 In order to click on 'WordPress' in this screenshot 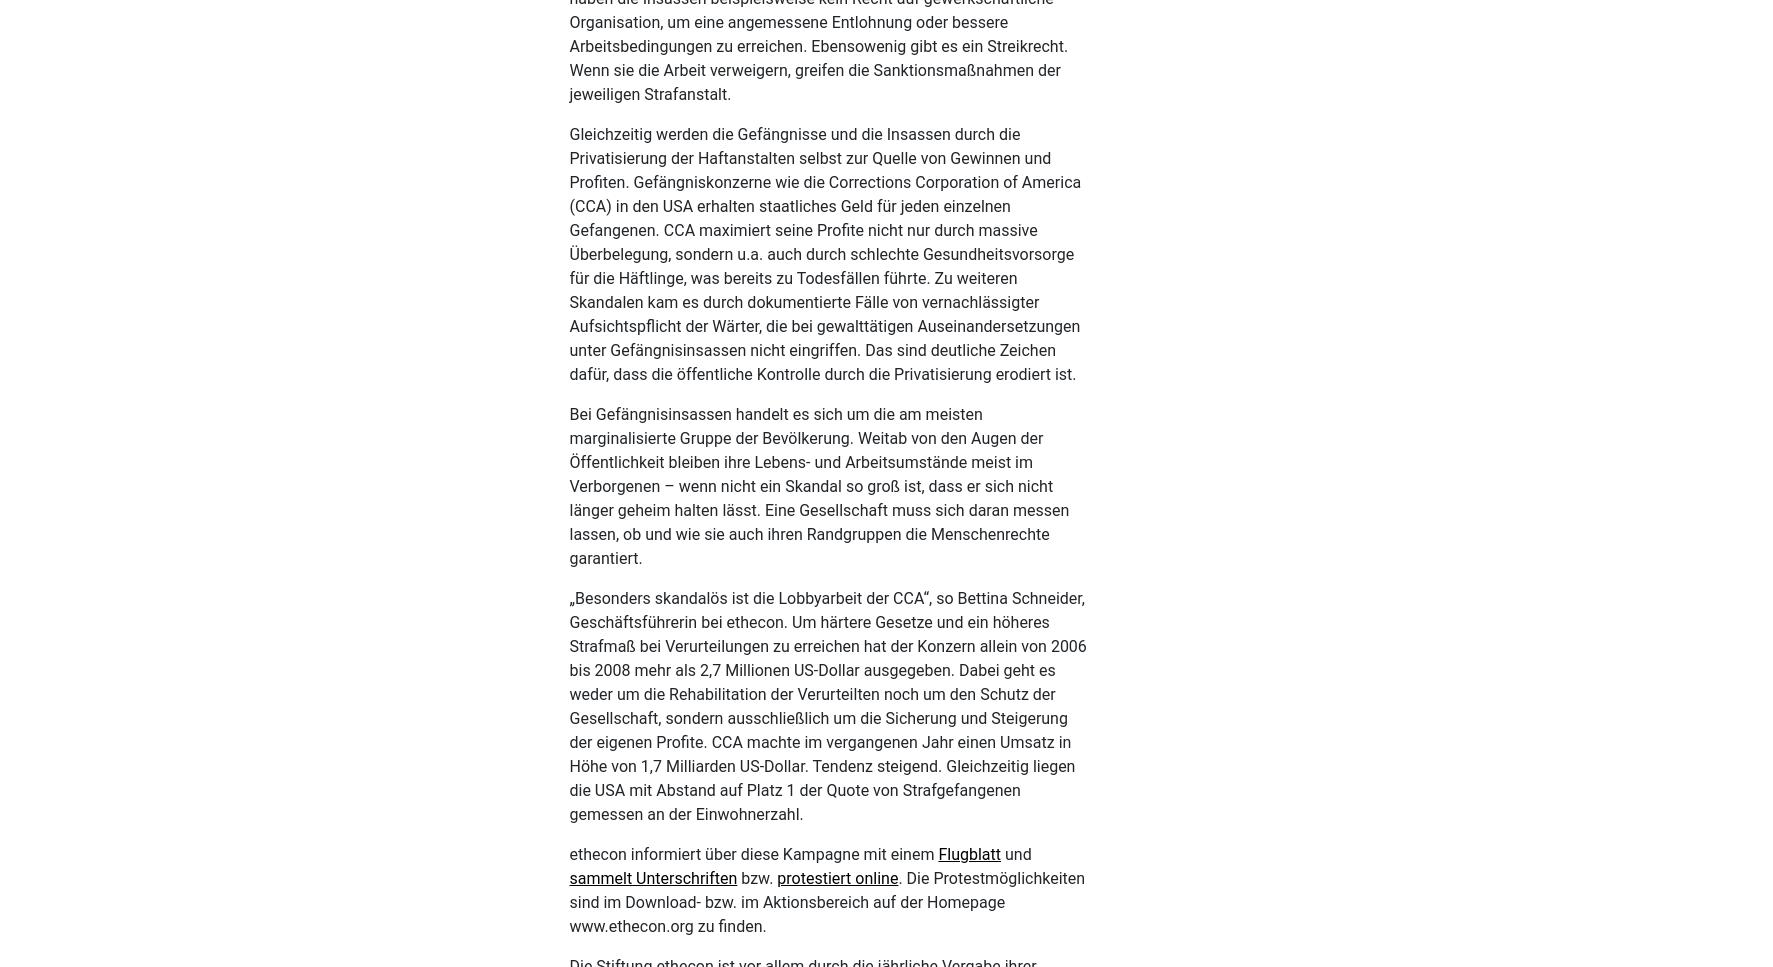, I will do `click(433, 925)`.